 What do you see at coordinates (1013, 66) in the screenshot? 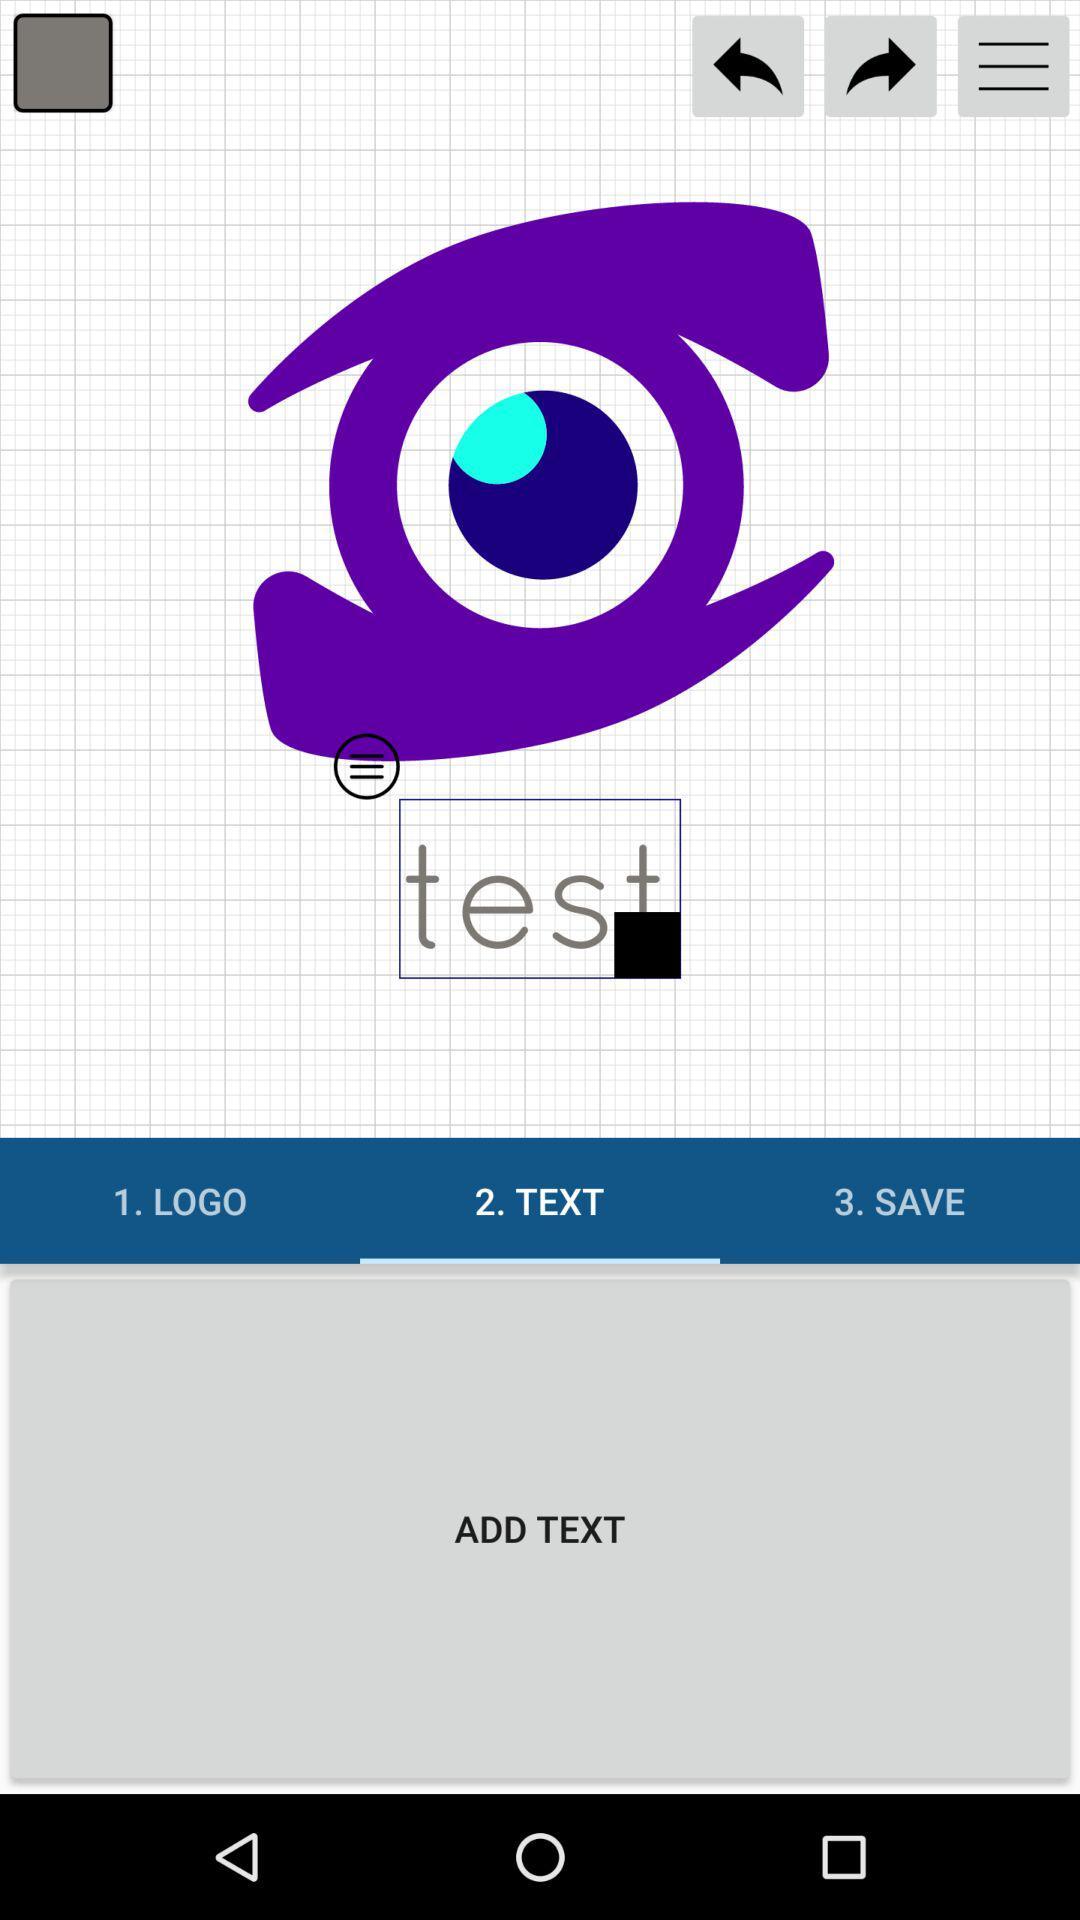
I see `more options` at bounding box center [1013, 66].